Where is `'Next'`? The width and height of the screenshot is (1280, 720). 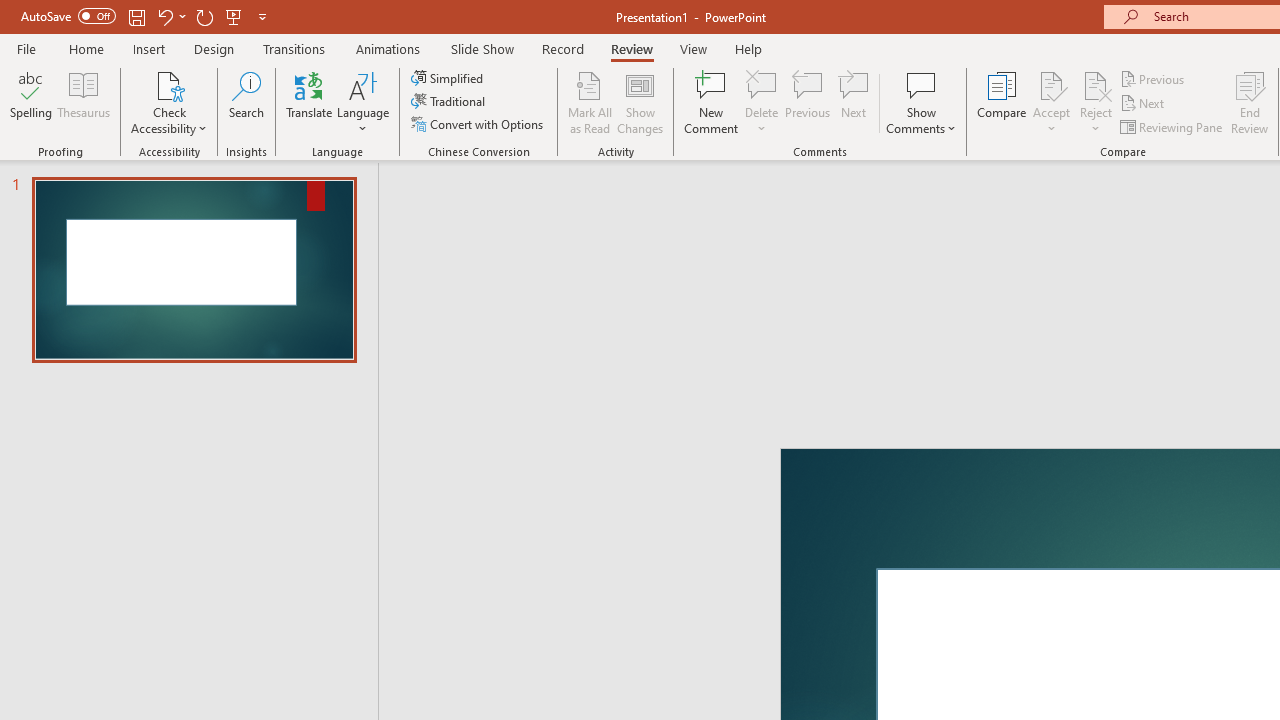
'Next' is located at coordinates (1144, 103).